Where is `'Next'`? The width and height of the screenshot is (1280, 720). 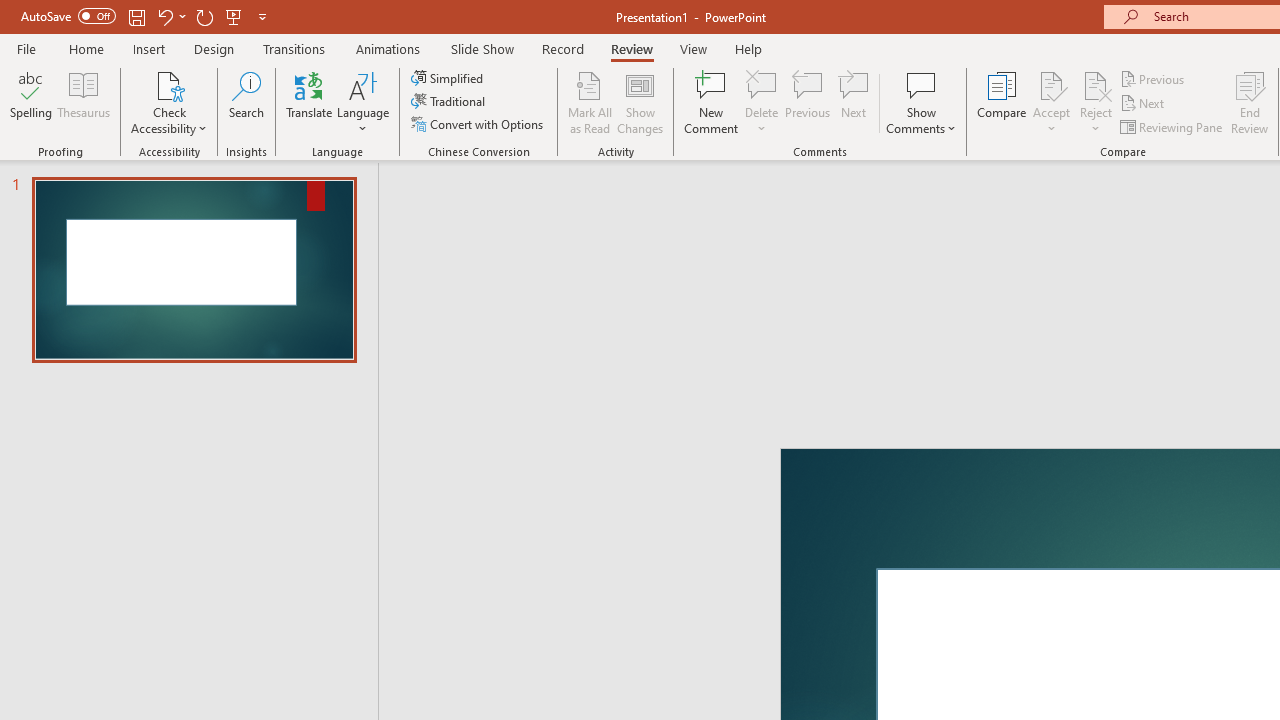
'Next' is located at coordinates (1144, 103).